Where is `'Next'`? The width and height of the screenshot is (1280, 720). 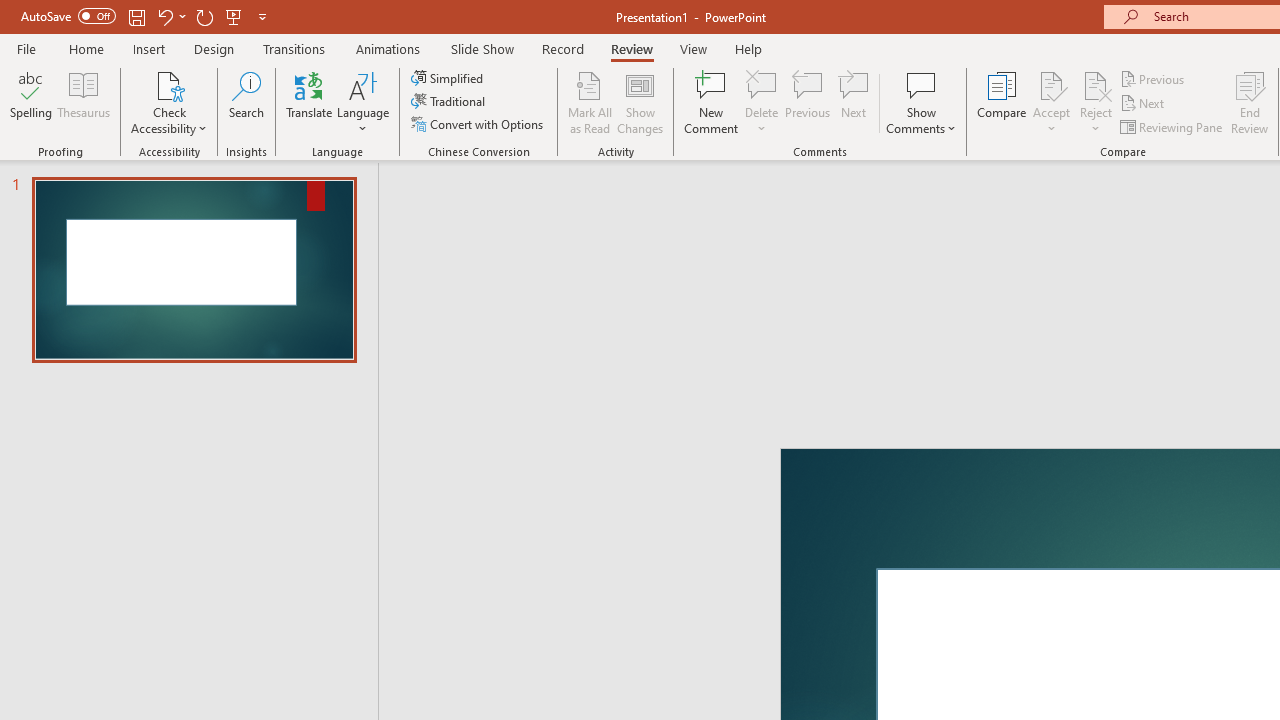
'Next' is located at coordinates (1144, 103).